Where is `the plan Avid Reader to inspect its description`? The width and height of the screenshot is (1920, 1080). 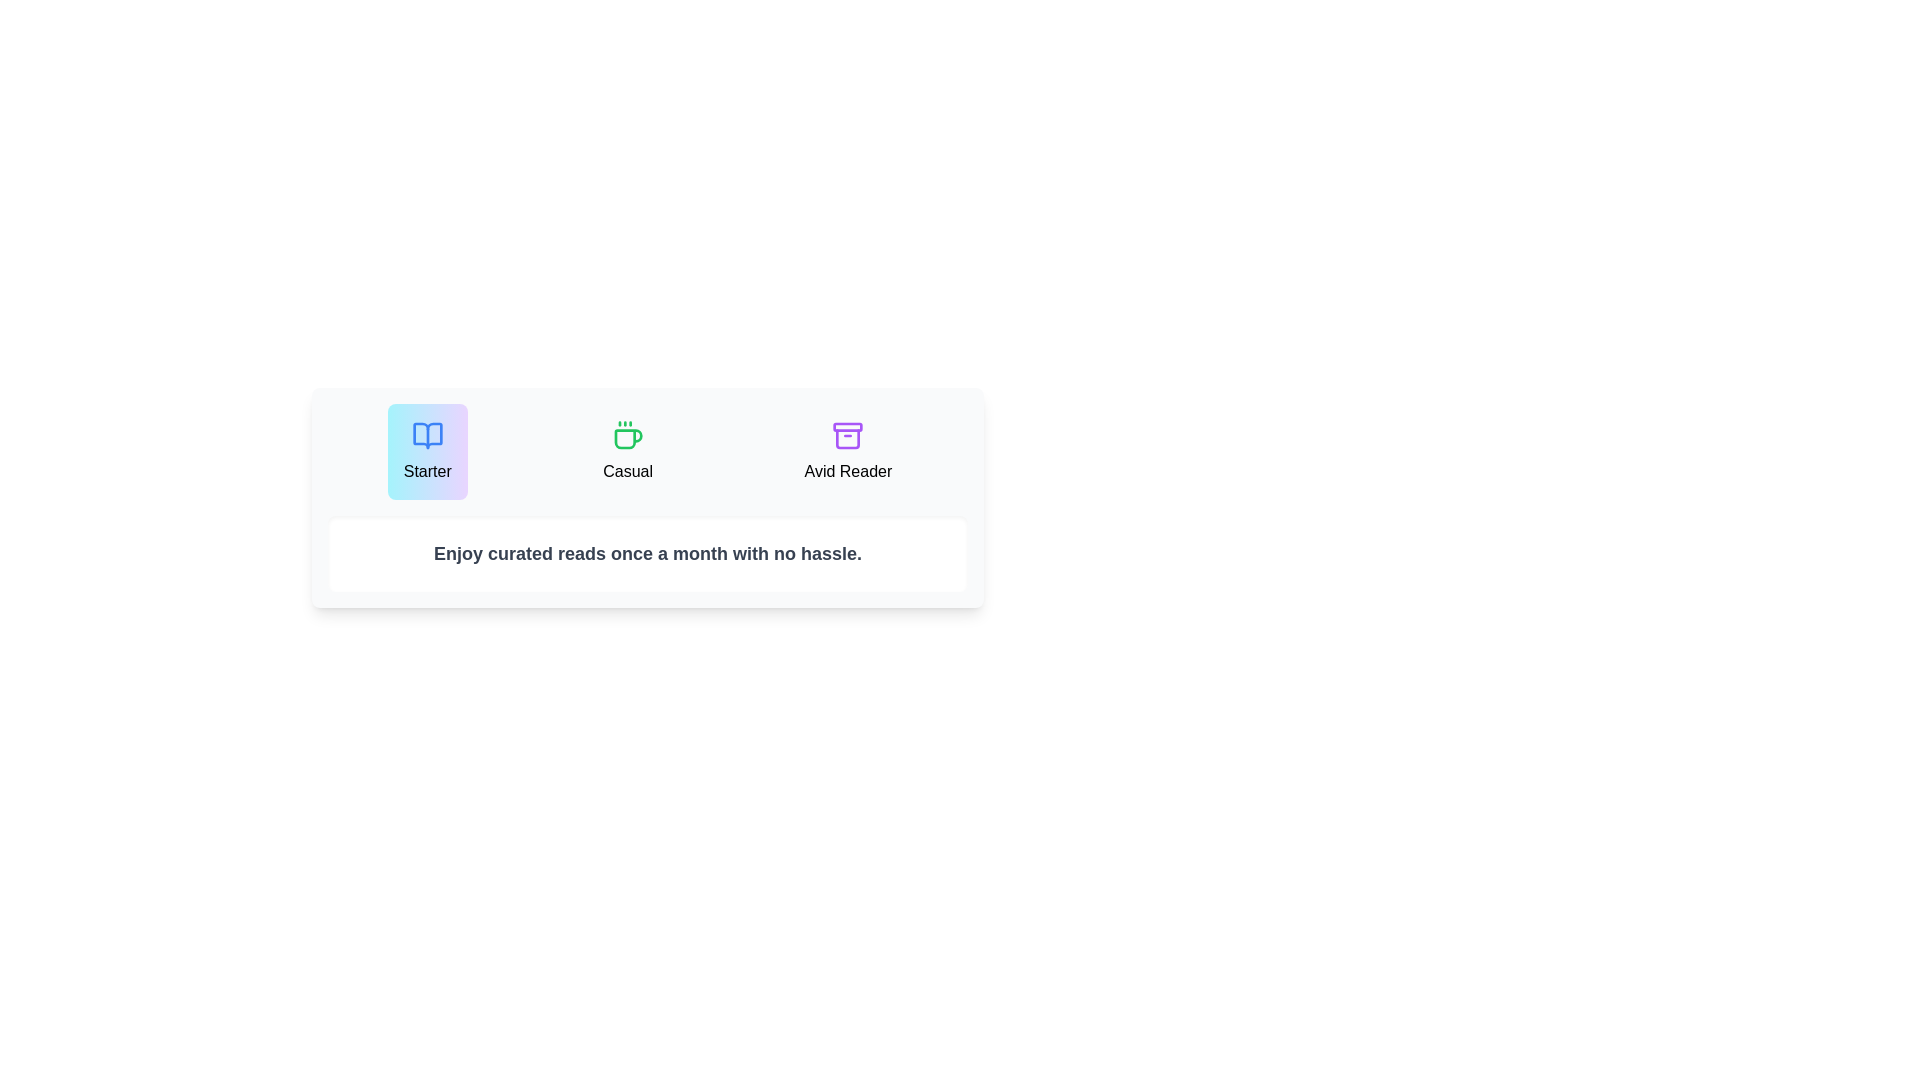
the plan Avid Reader to inspect its description is located at coordinates (848, 451).